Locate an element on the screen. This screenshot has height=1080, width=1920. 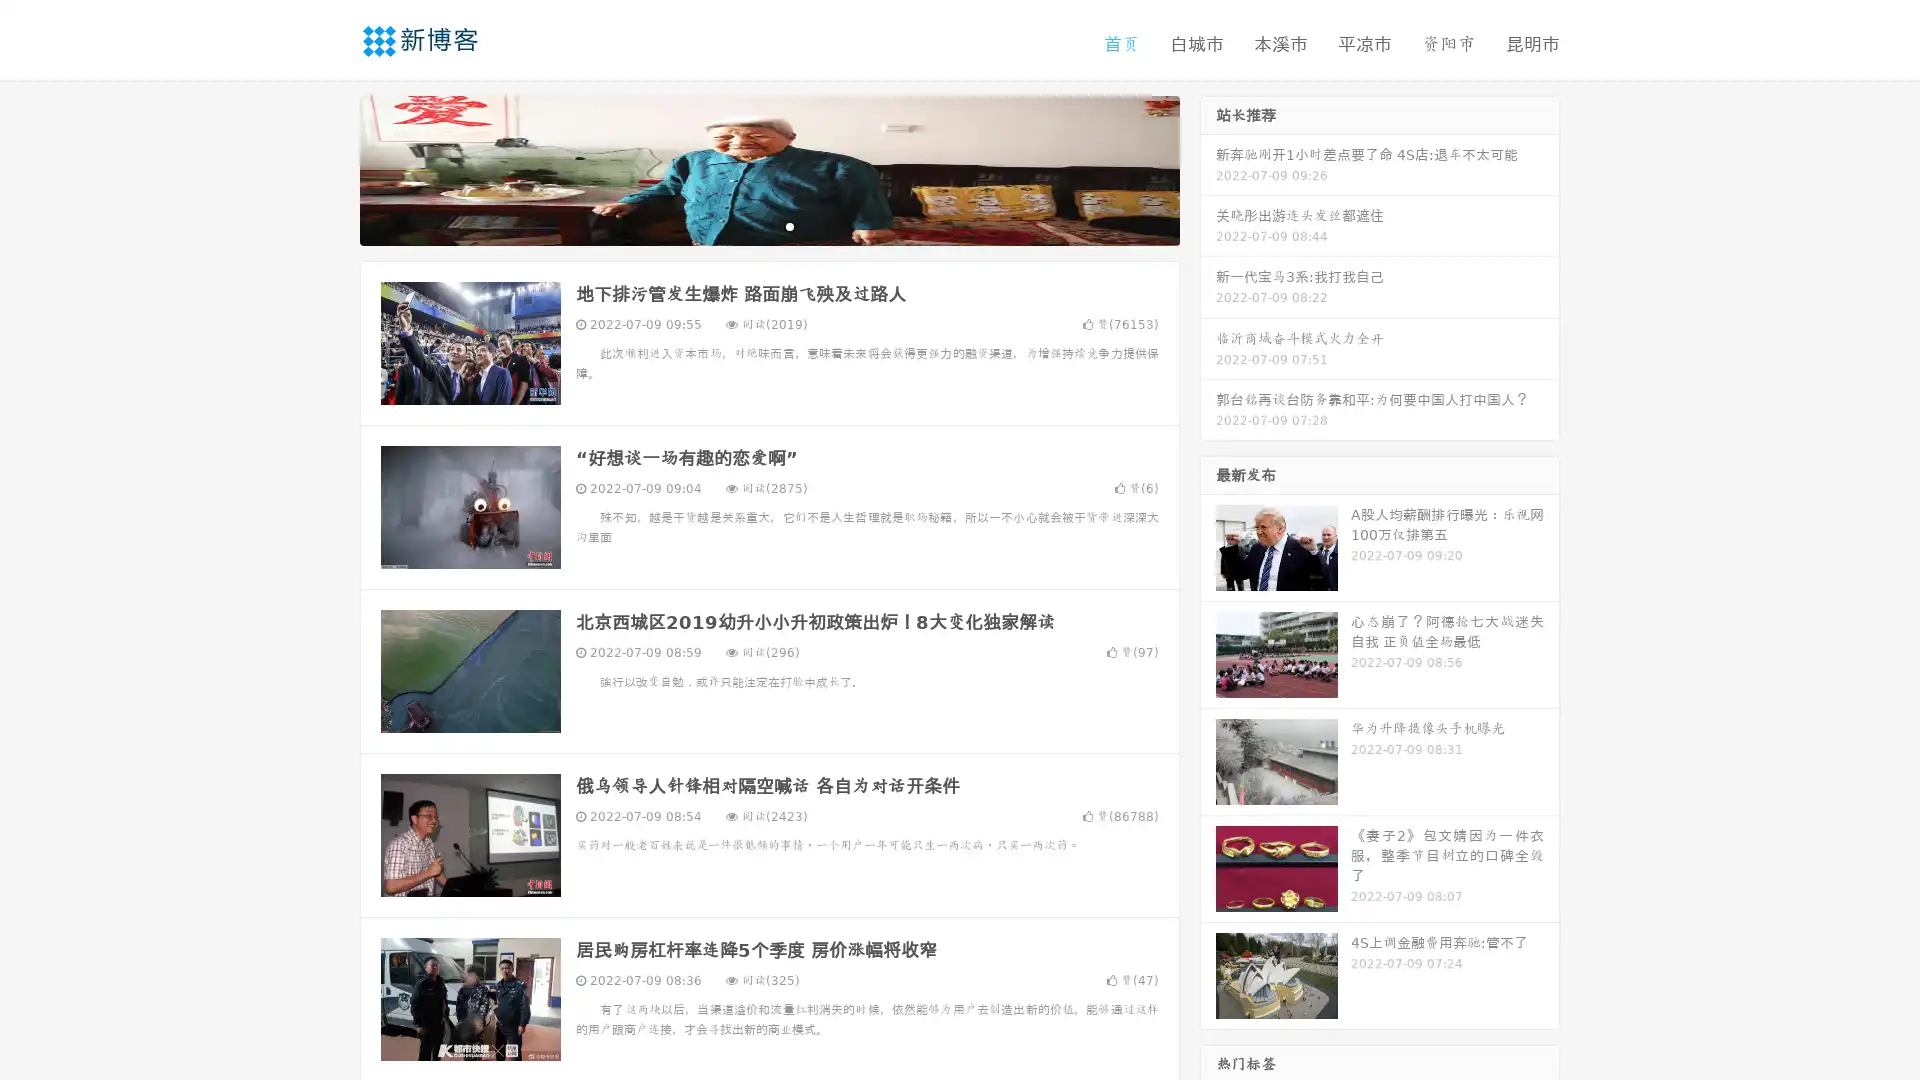
Go to slide 2 is located at coordinates (768, 225).